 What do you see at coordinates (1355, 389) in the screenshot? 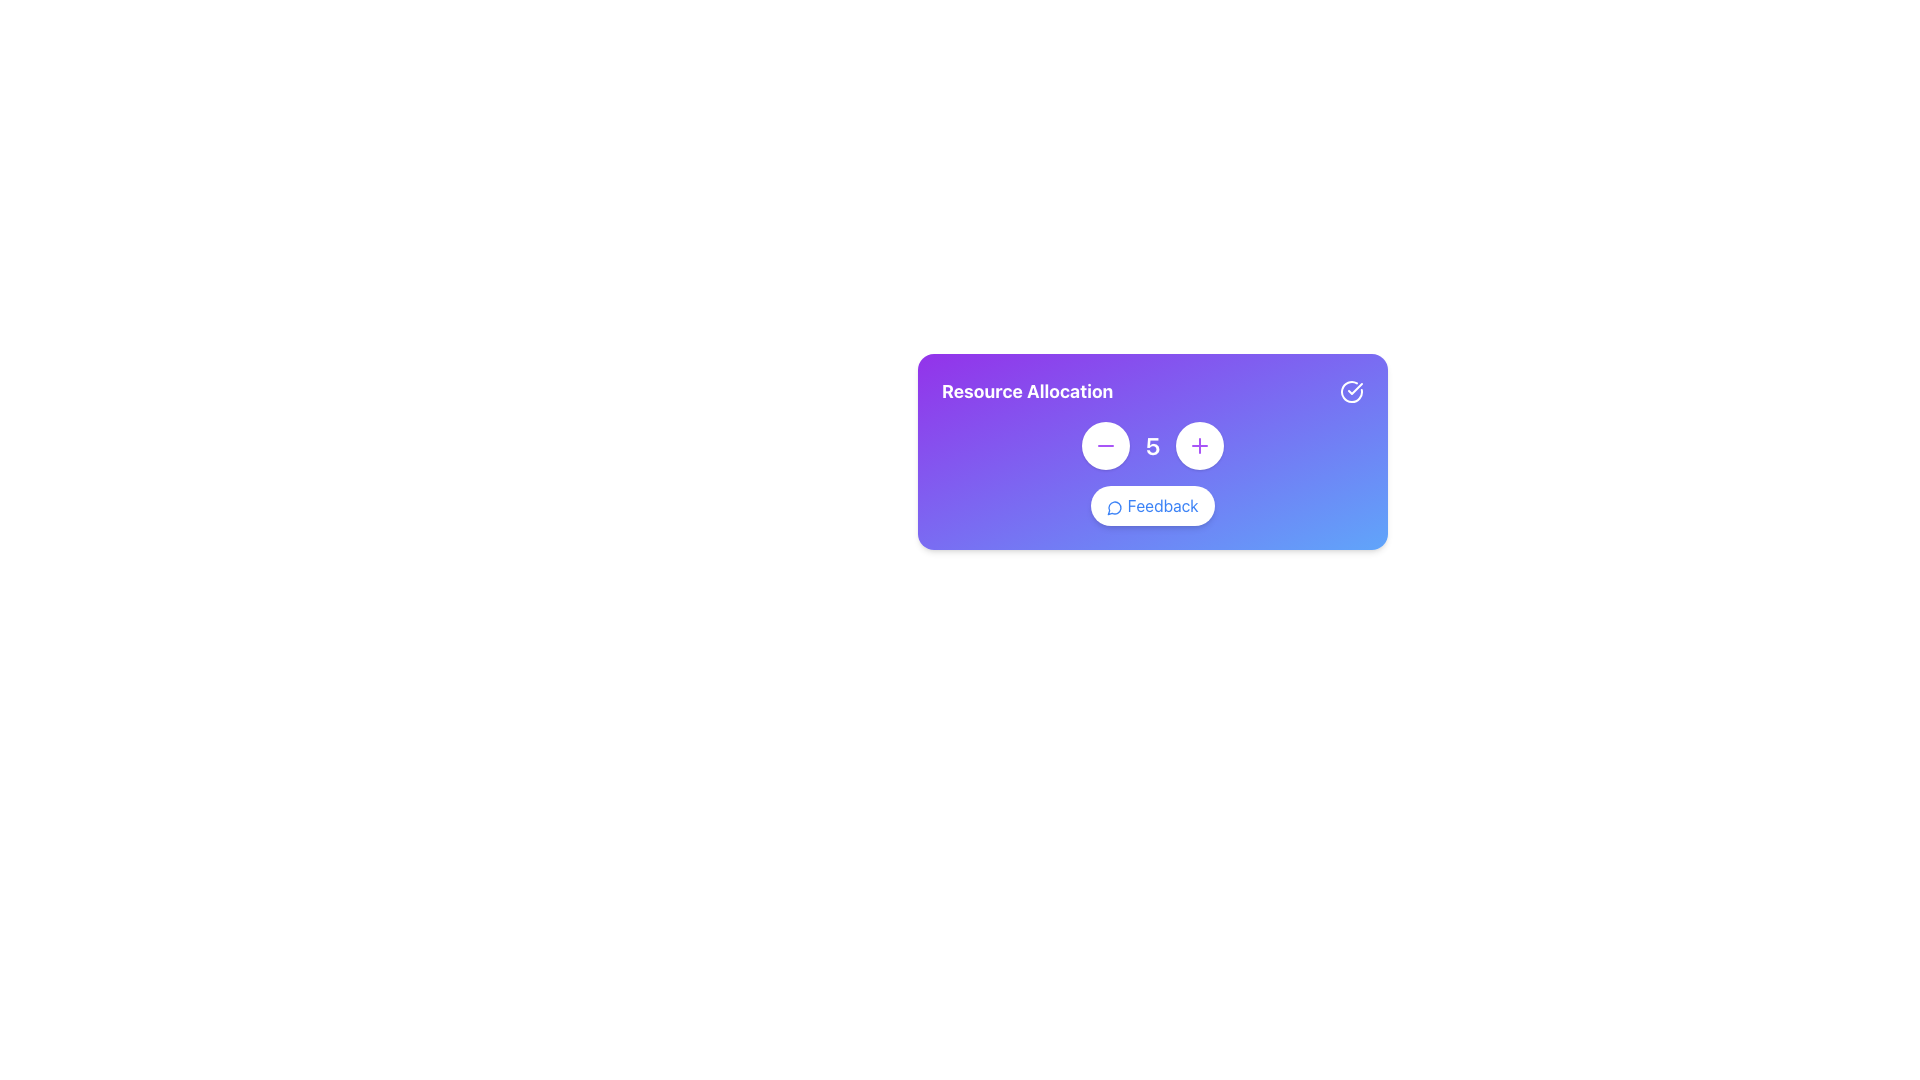
I see `the checkmark icon within the circular icon on the 'Resource Allocation' card` at bounding box center [1355, 389].